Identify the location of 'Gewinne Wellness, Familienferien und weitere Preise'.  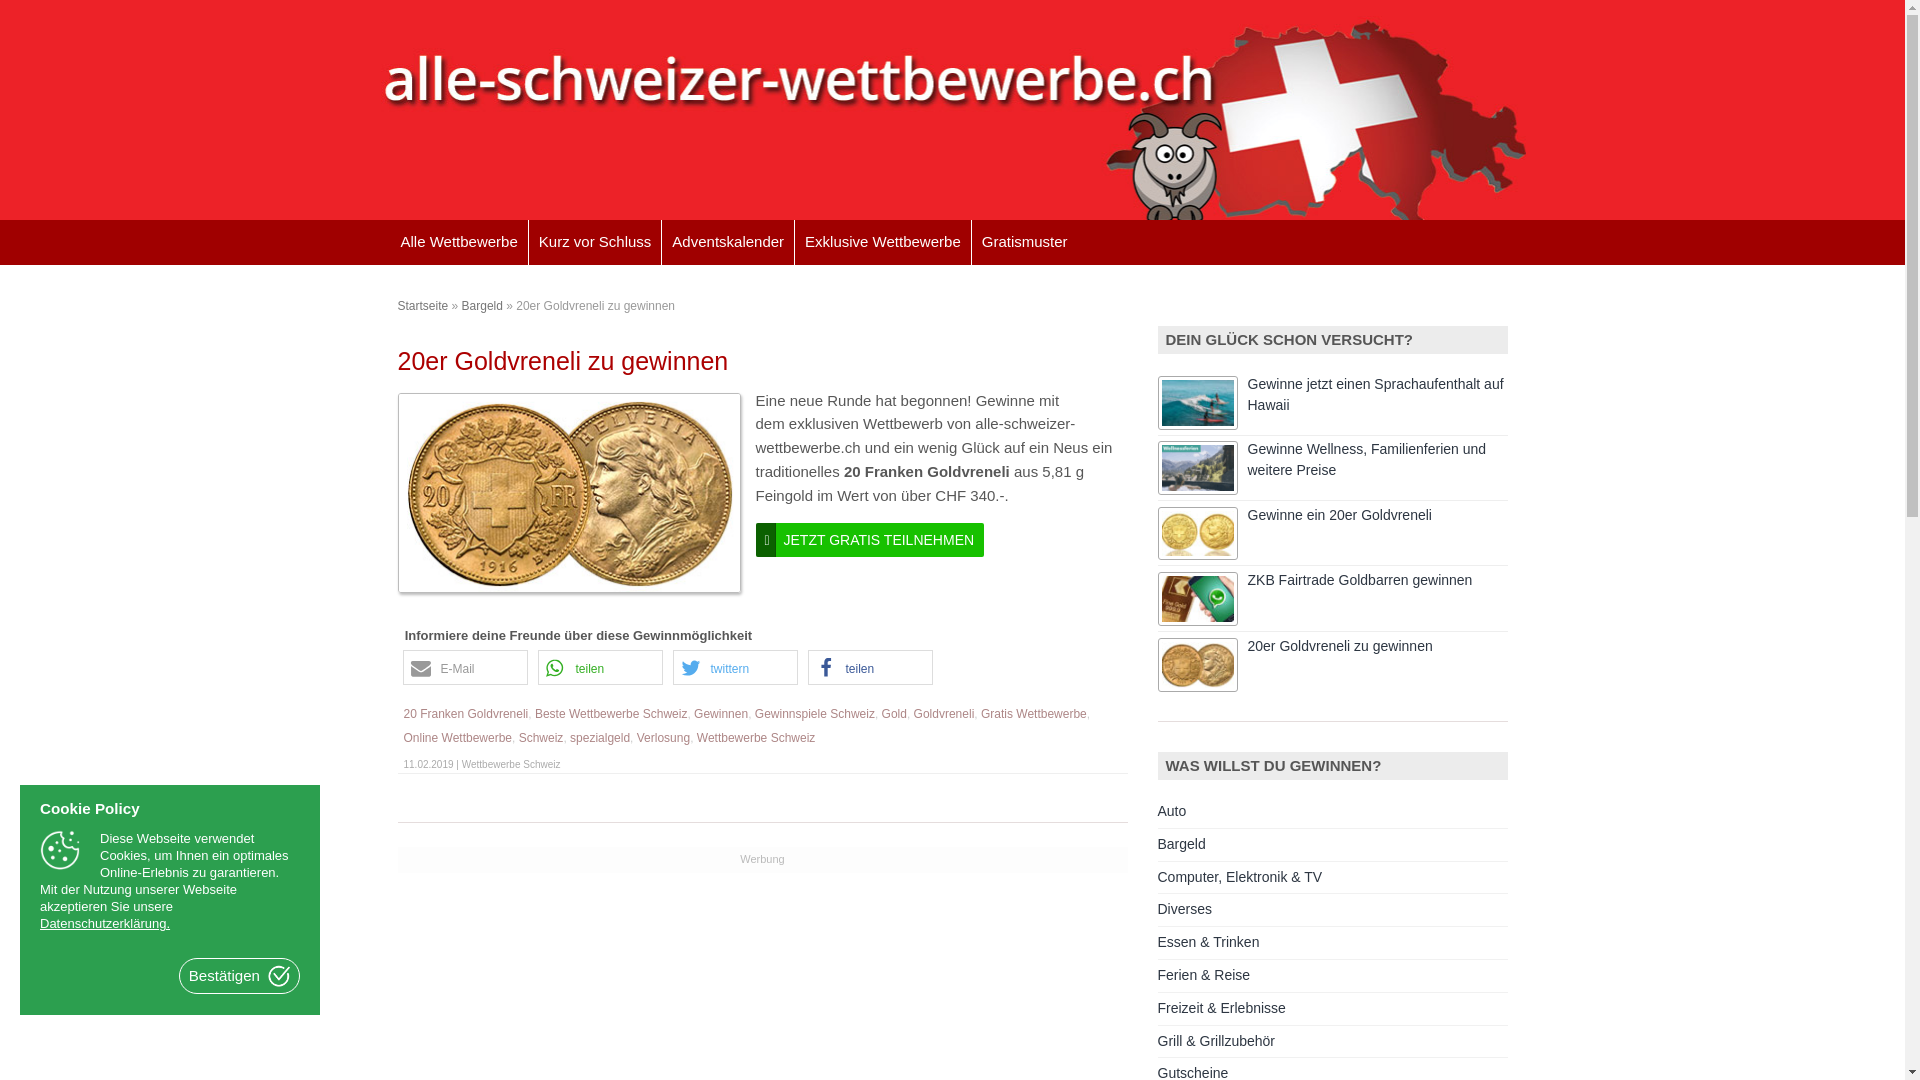
(1366, 459).